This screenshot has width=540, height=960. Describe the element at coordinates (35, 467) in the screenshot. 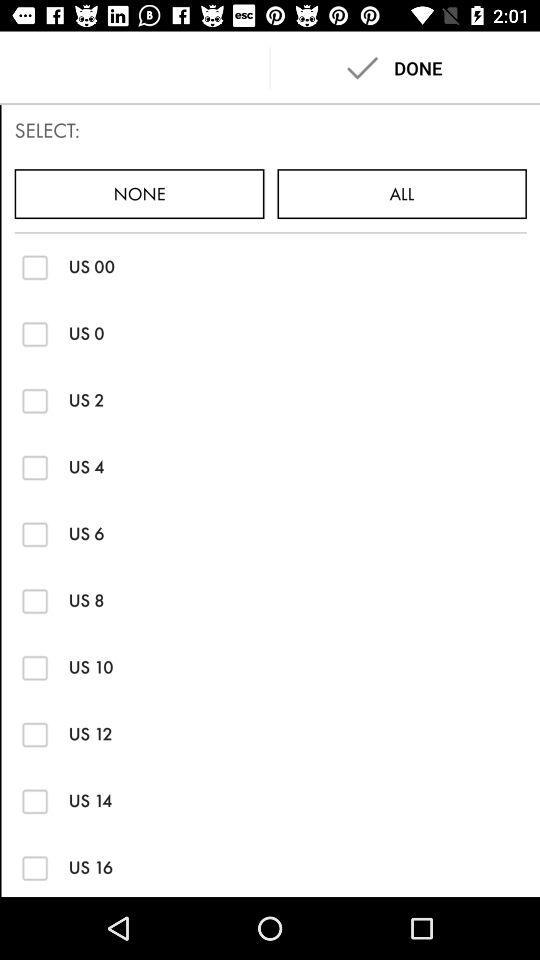

I see `us 4` at that location.